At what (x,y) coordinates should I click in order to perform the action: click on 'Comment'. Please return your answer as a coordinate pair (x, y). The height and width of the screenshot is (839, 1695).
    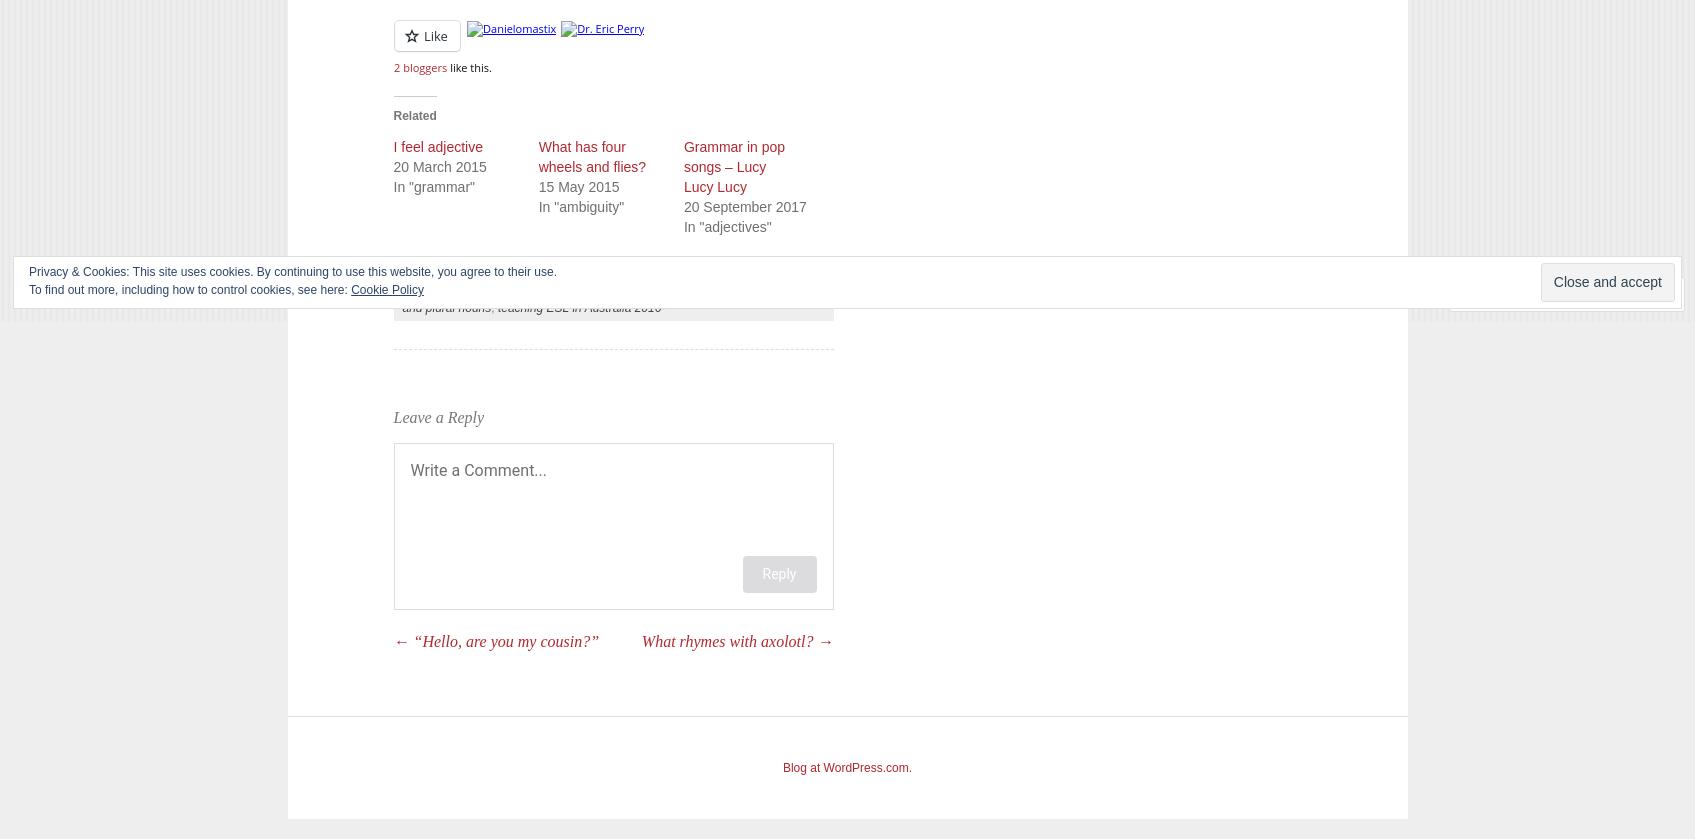
    Looking at the image, I should click on (1514, 294).